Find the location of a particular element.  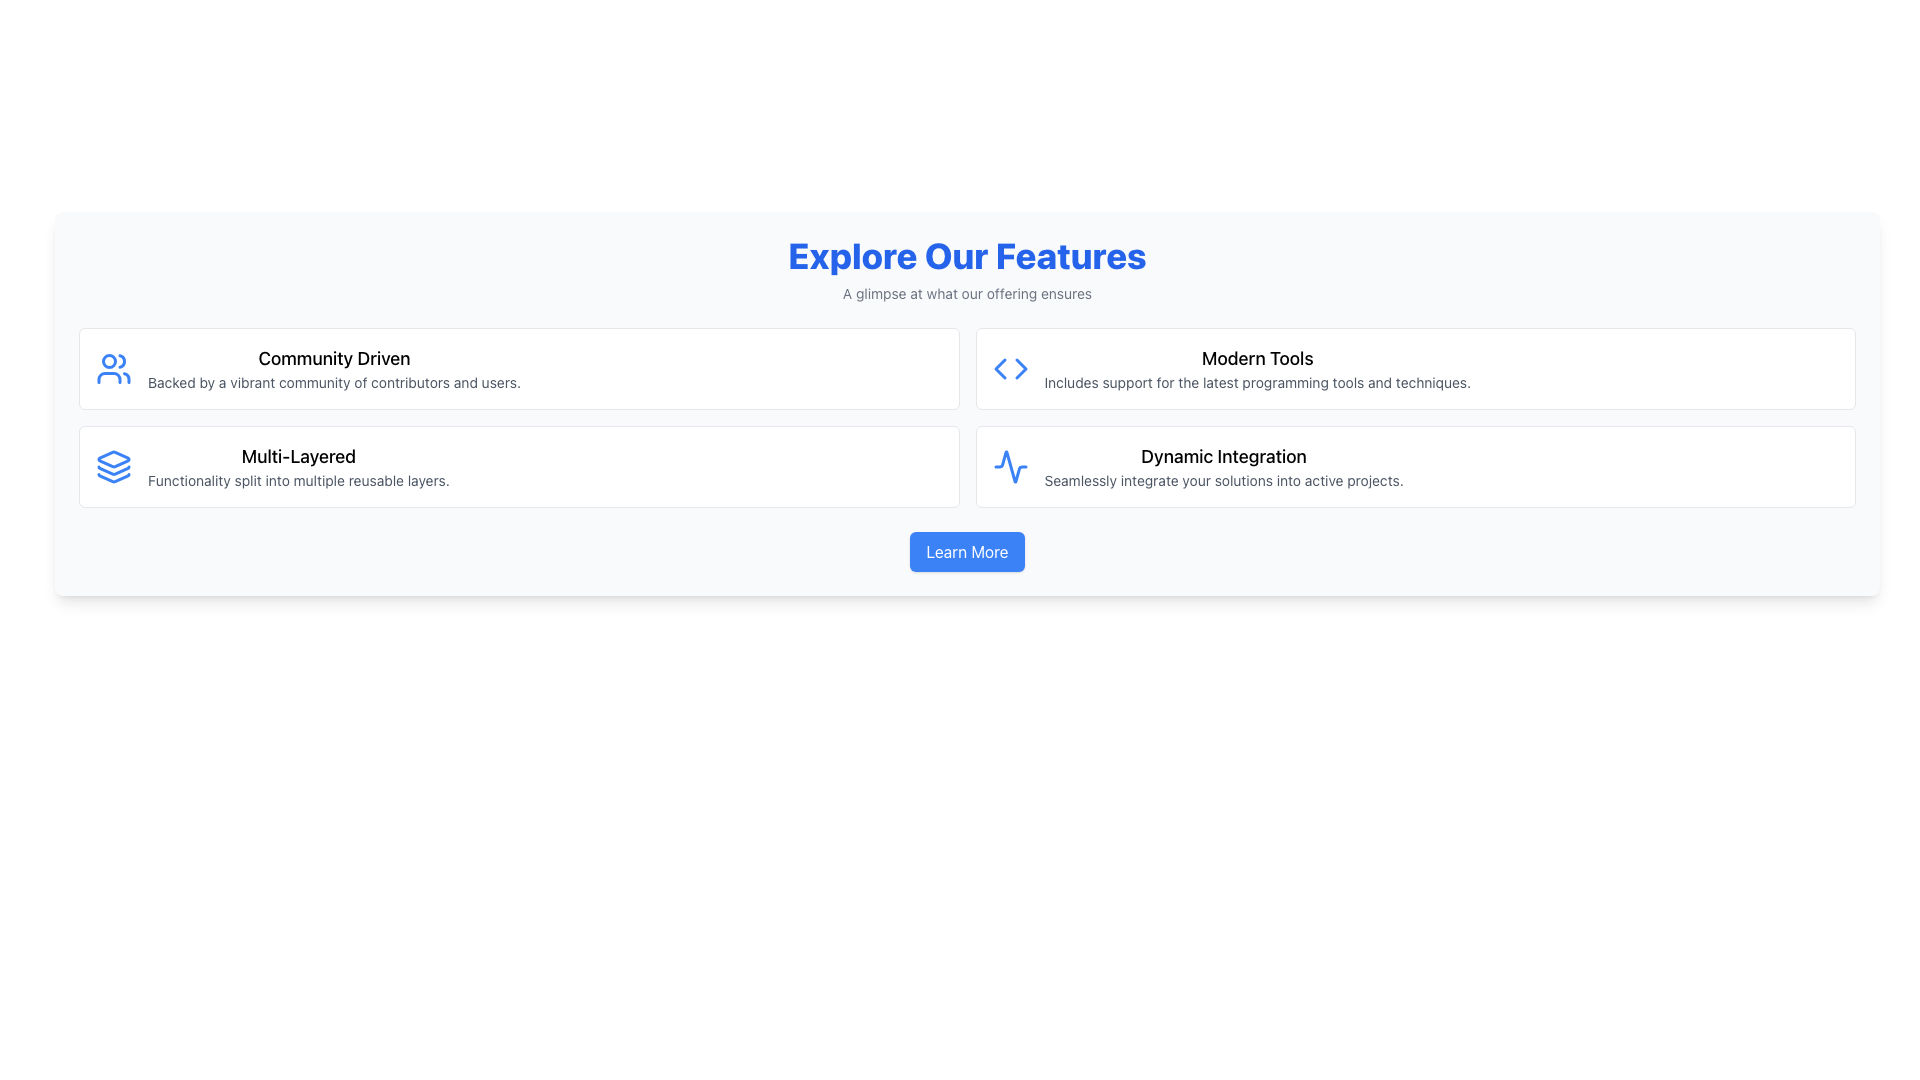

the text label 'Multi-Layered', which is styled in a large bold font and serves as a headline within the interface is located at coordinates (297, 456).